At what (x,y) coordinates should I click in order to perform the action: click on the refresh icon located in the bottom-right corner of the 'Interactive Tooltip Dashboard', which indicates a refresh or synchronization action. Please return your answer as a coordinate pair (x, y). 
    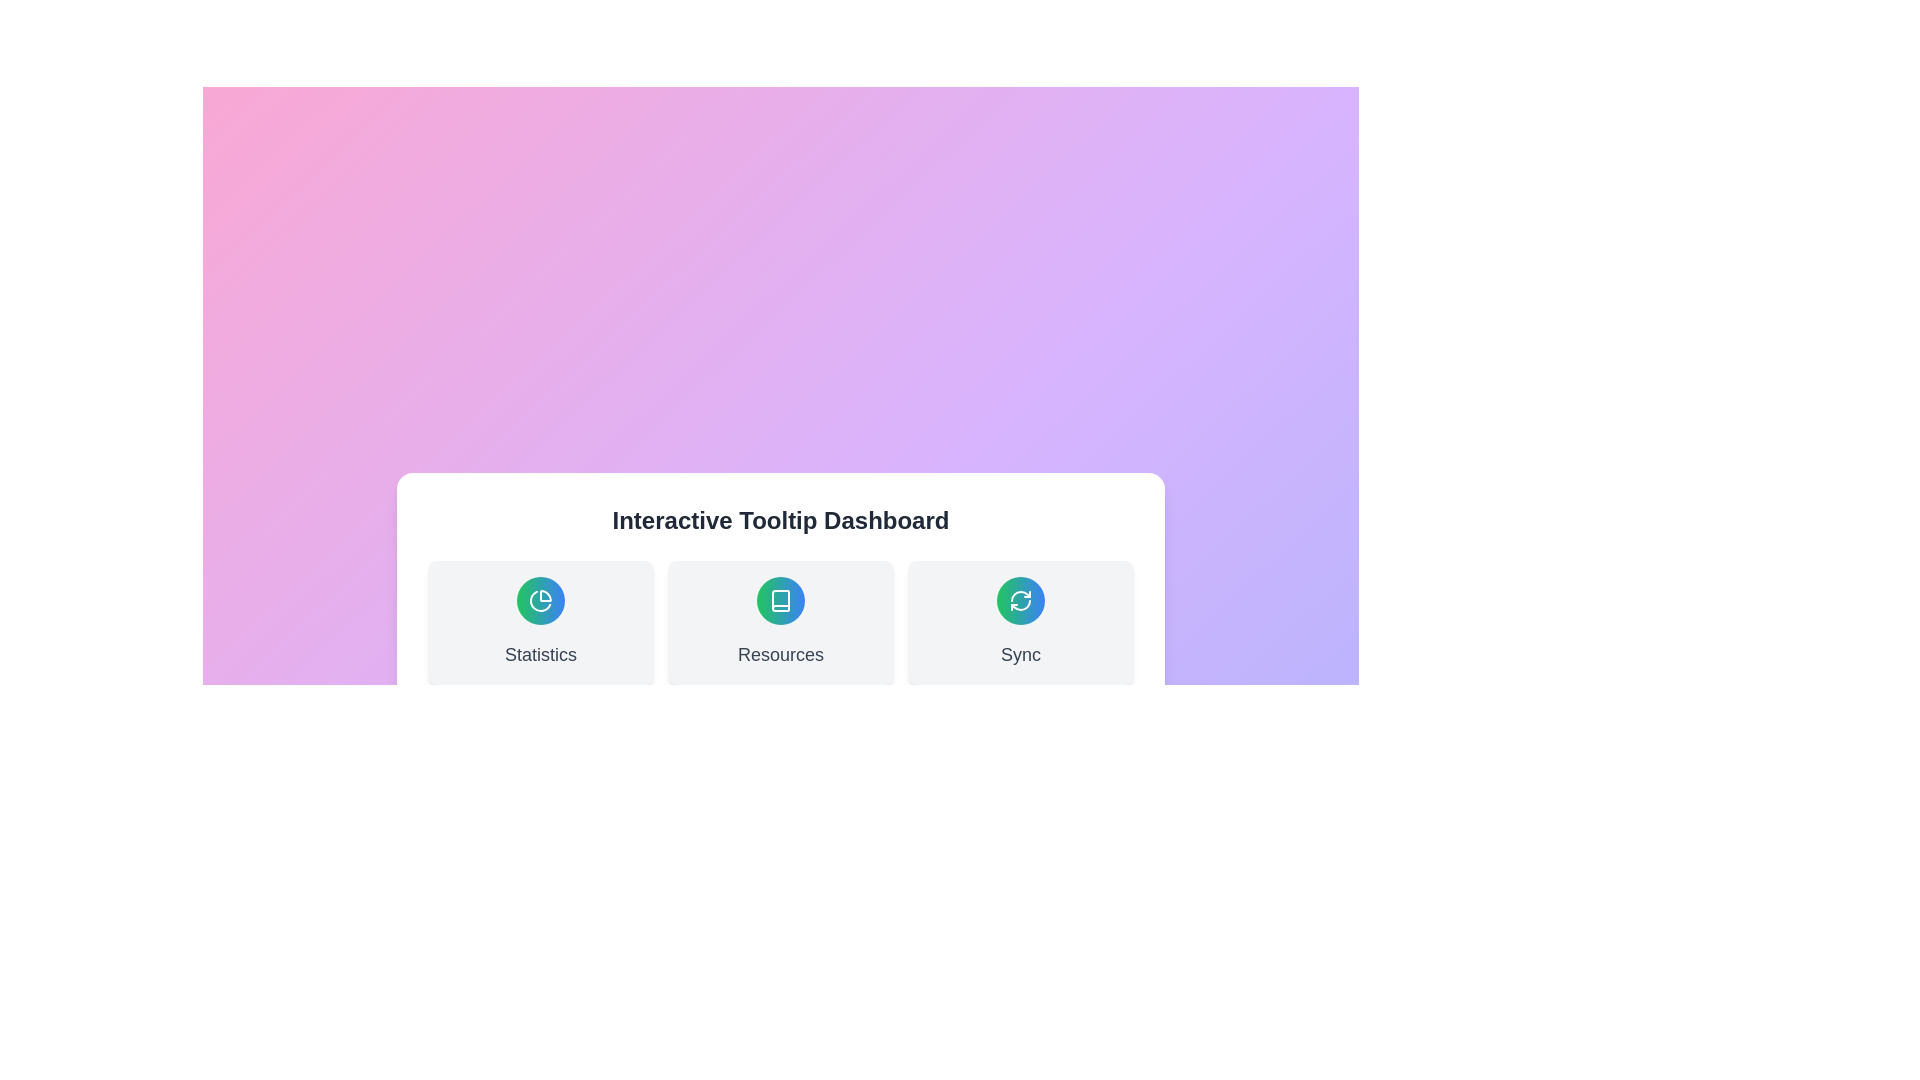
    Looking at the image, I should click on (1021, 600).